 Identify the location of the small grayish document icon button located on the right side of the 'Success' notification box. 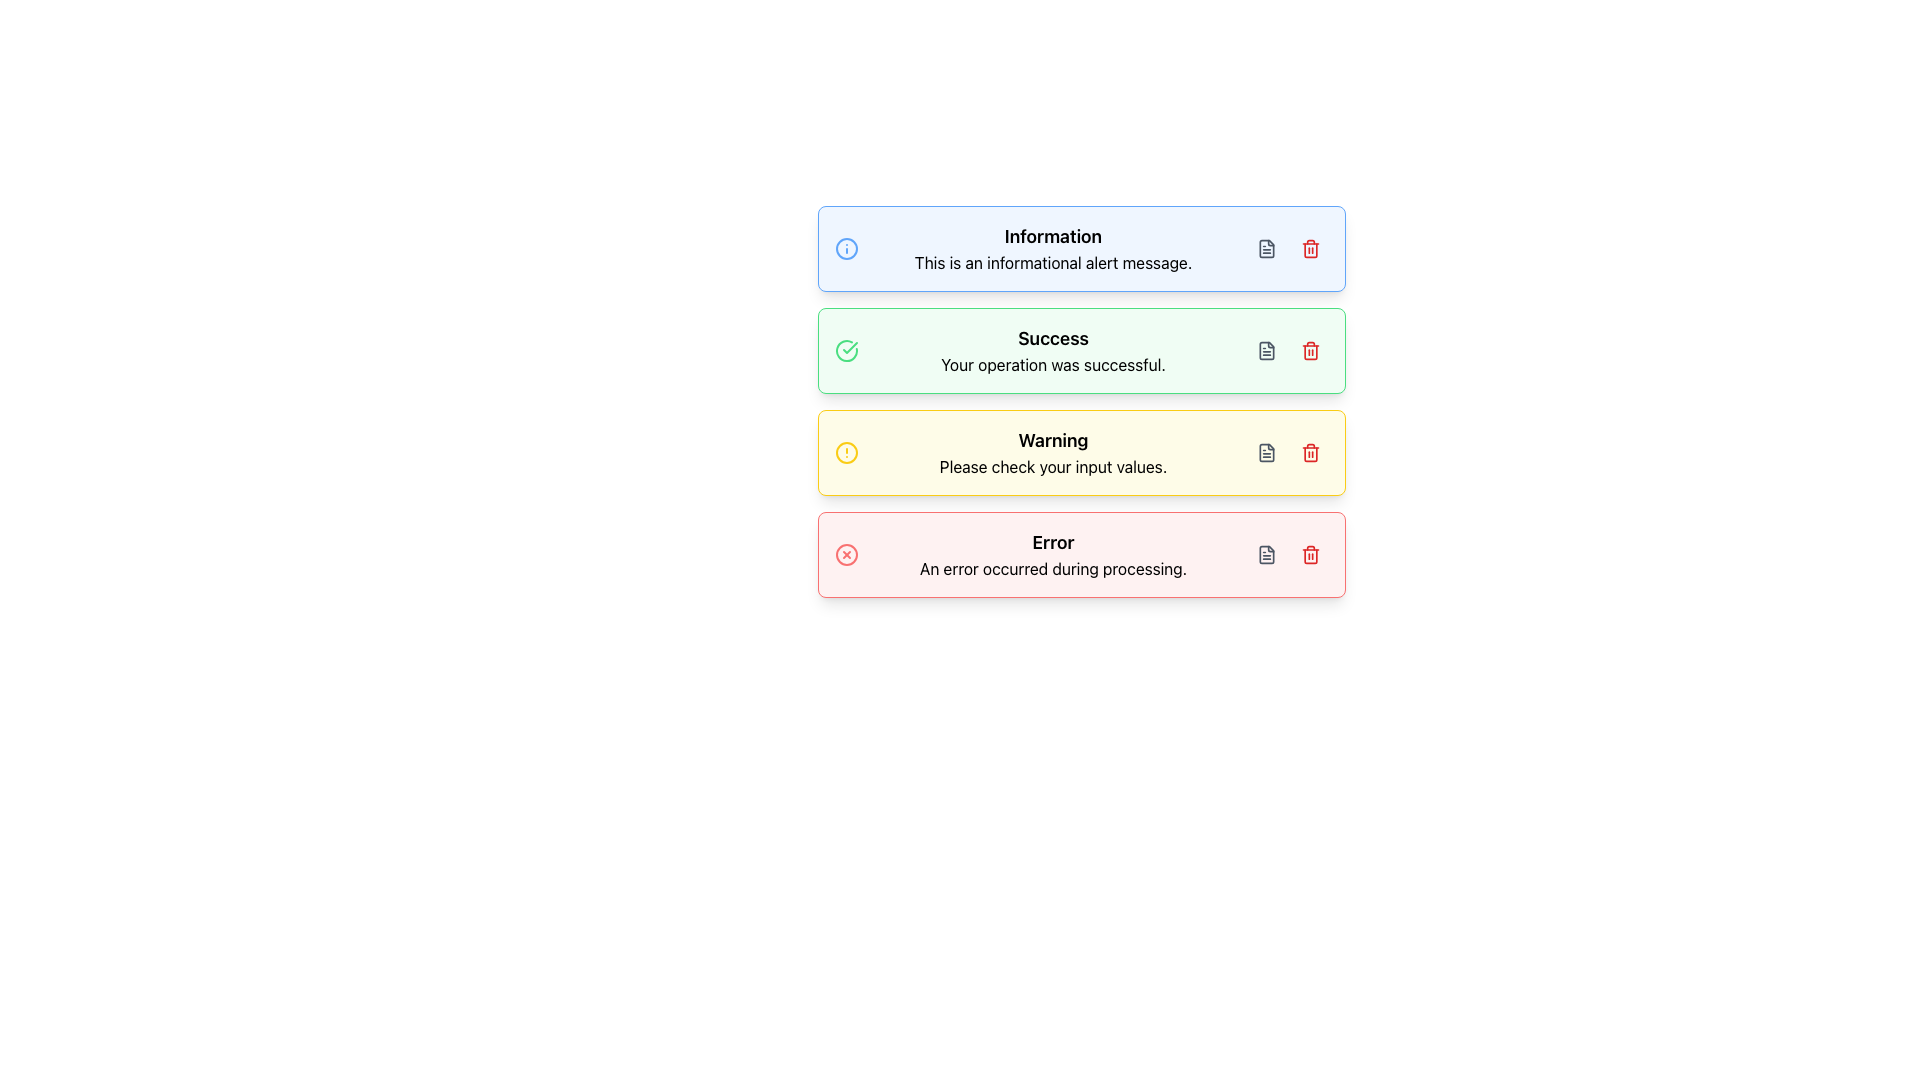
(1265, 350).